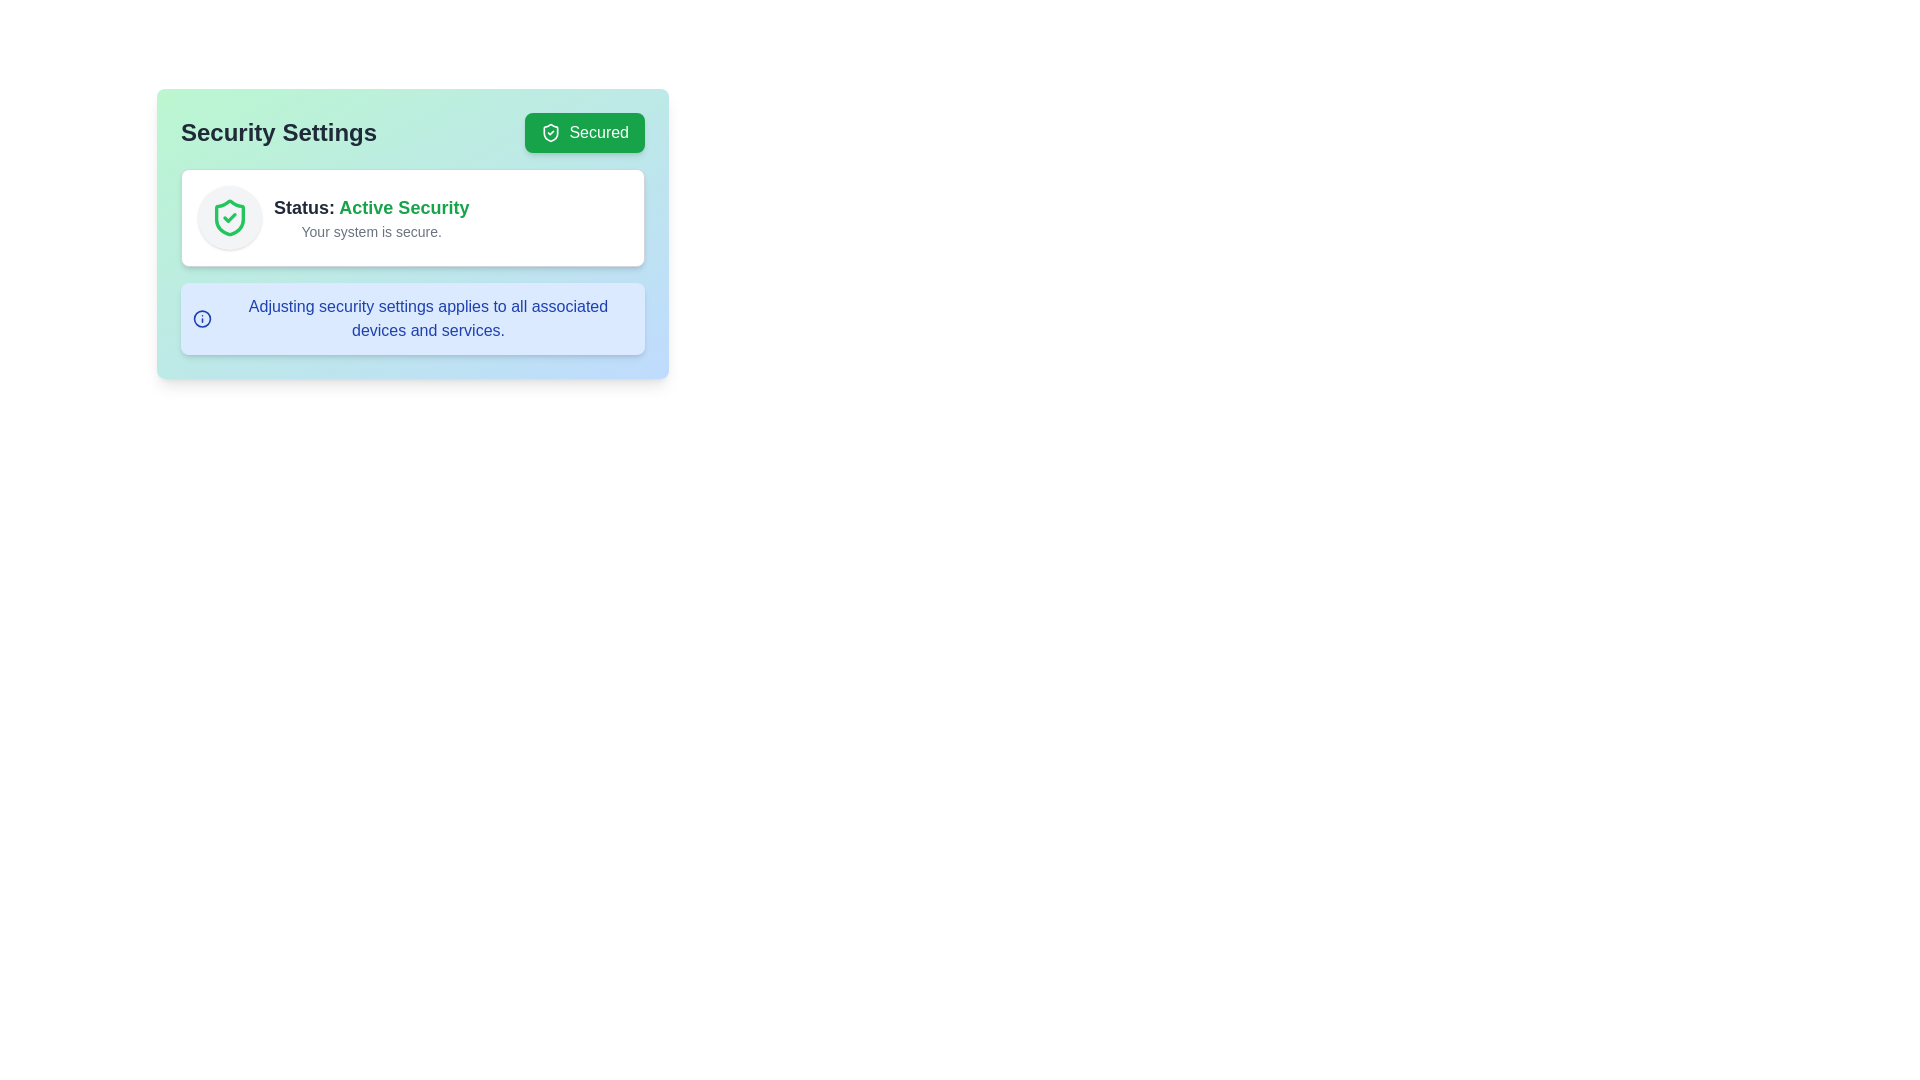 The width and height of the screenshot is (1920, 1080). What do you see at coordinates (371, 208) in the screenshot?
I see `the static informational text that displays the security status of the system, located under the 'Security Settings' title in the top-left part of the security settings card` at bounding box center [371, 208].